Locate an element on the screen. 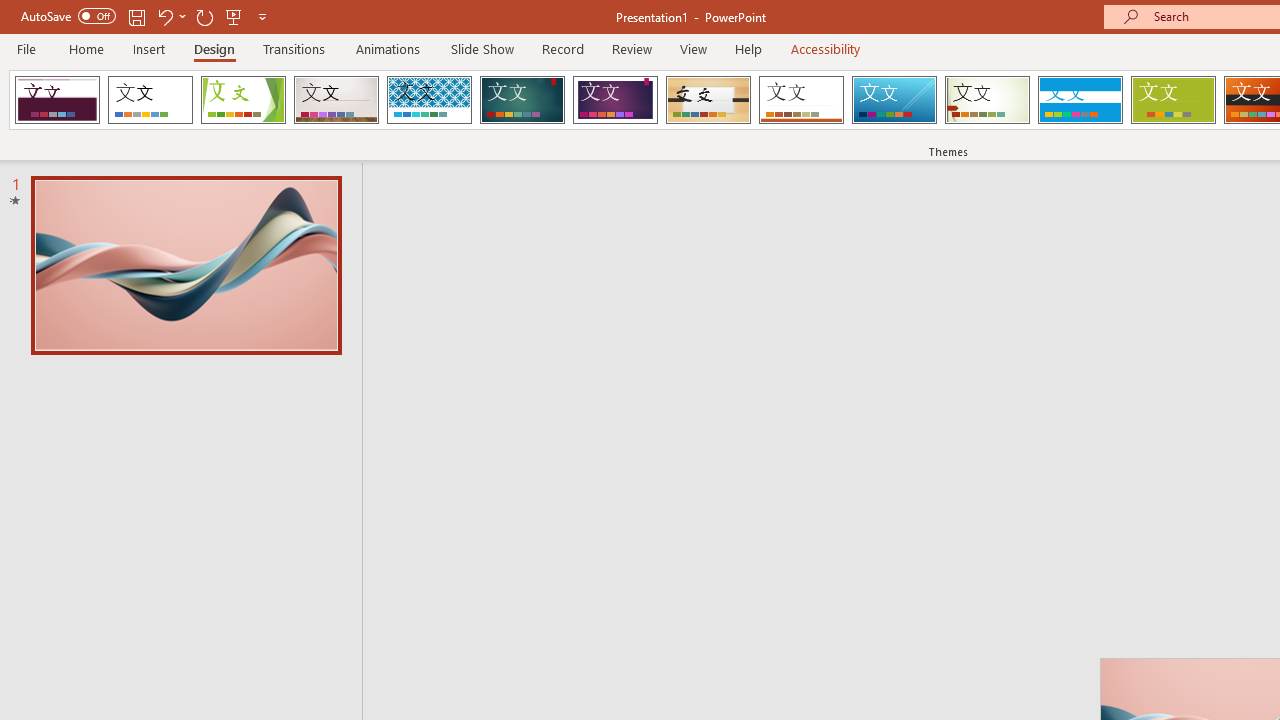  'Banded' is located at coordinates (1079, 100).